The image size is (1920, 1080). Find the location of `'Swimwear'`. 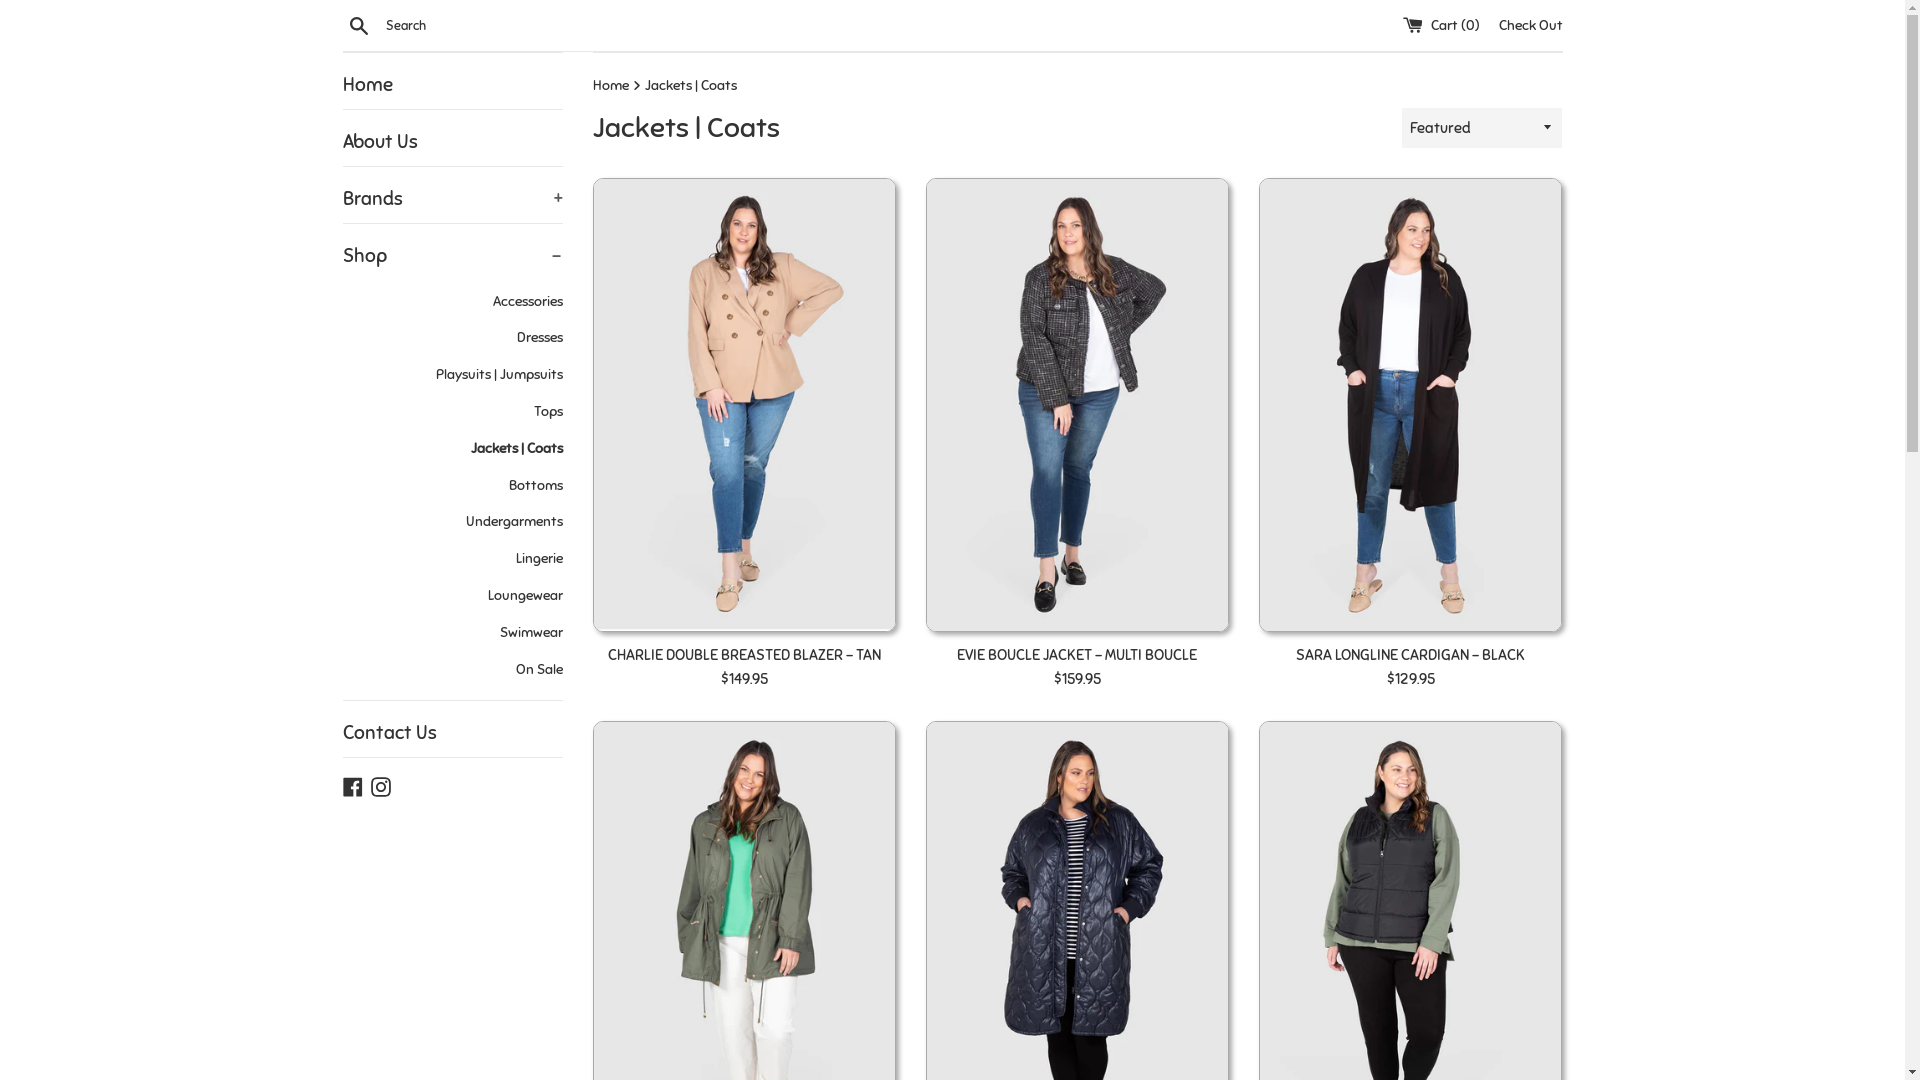

'Swimwear' is located at coordinates (450, 633).